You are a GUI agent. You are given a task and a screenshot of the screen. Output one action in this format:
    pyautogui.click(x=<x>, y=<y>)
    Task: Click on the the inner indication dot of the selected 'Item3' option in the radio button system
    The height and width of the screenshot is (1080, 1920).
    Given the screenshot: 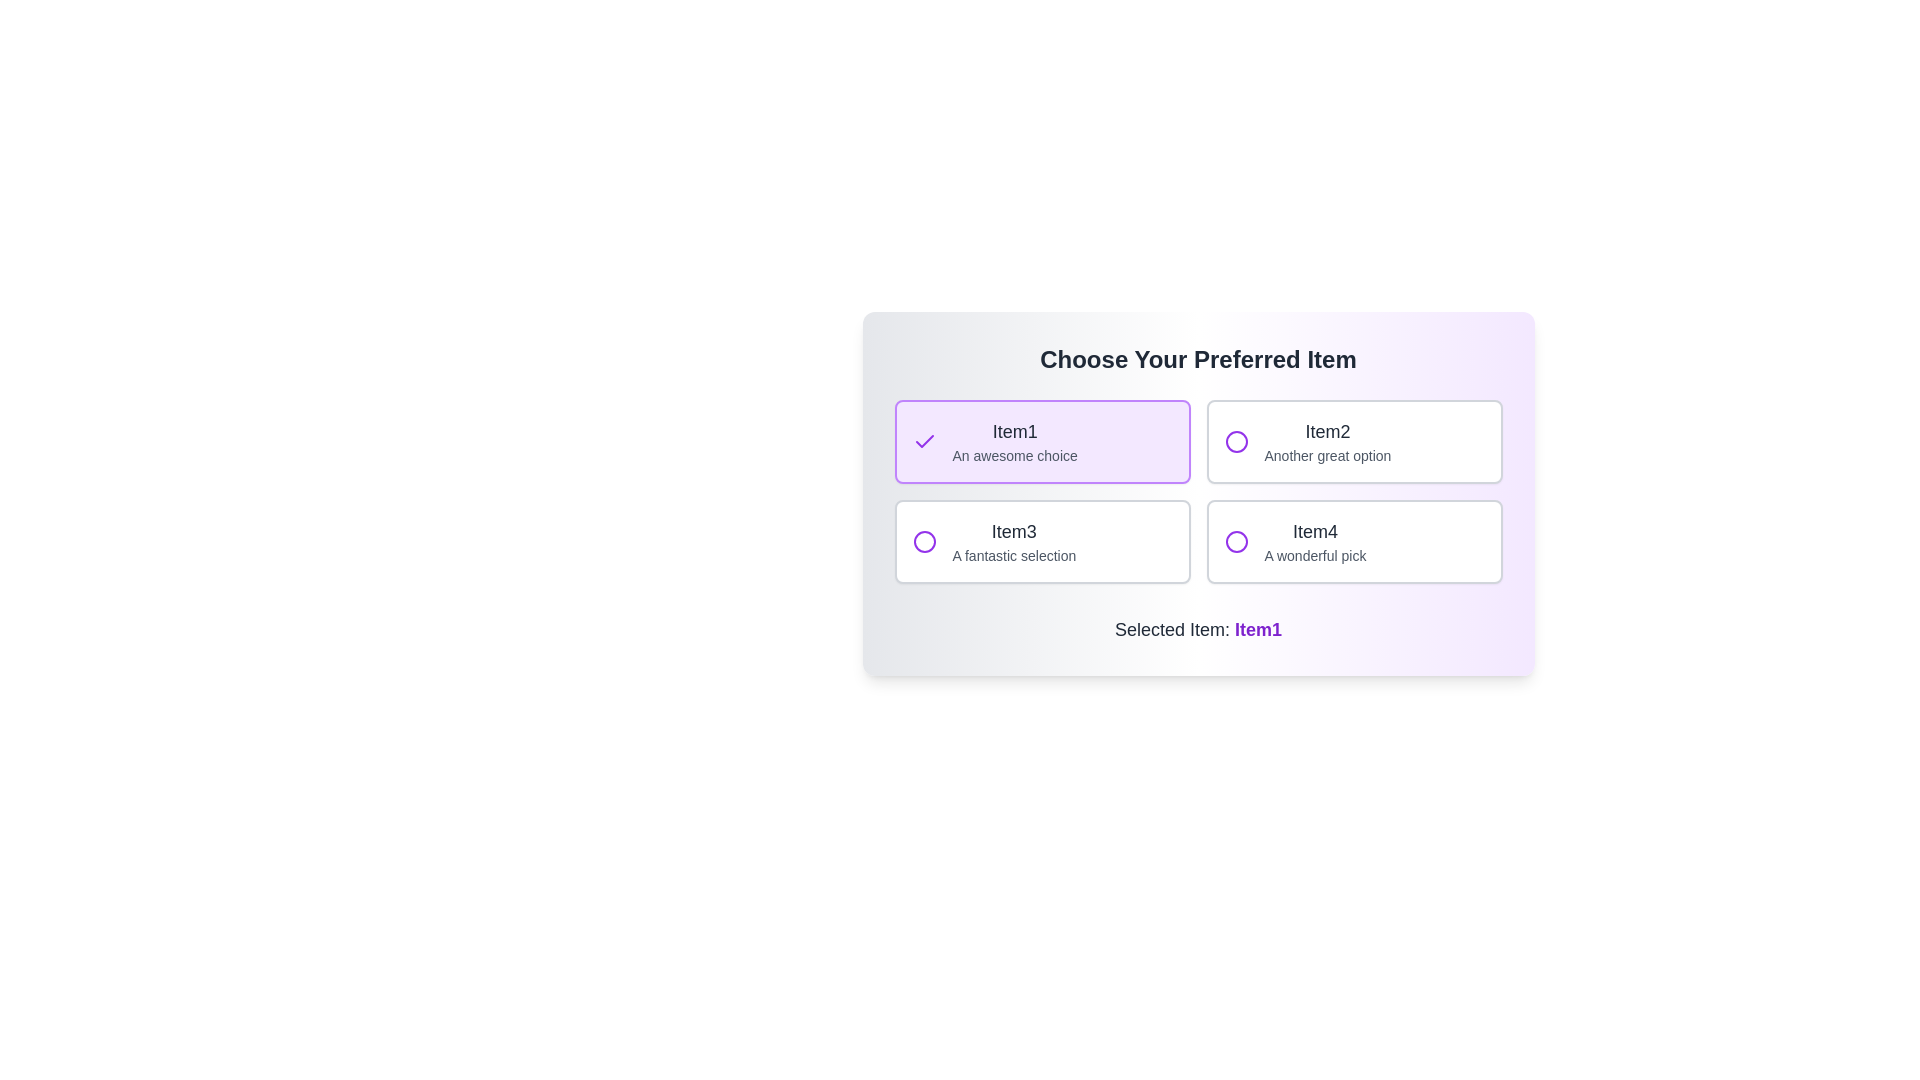 What is the action you would take?
    pyautogui.click(x=923, y=542)
    